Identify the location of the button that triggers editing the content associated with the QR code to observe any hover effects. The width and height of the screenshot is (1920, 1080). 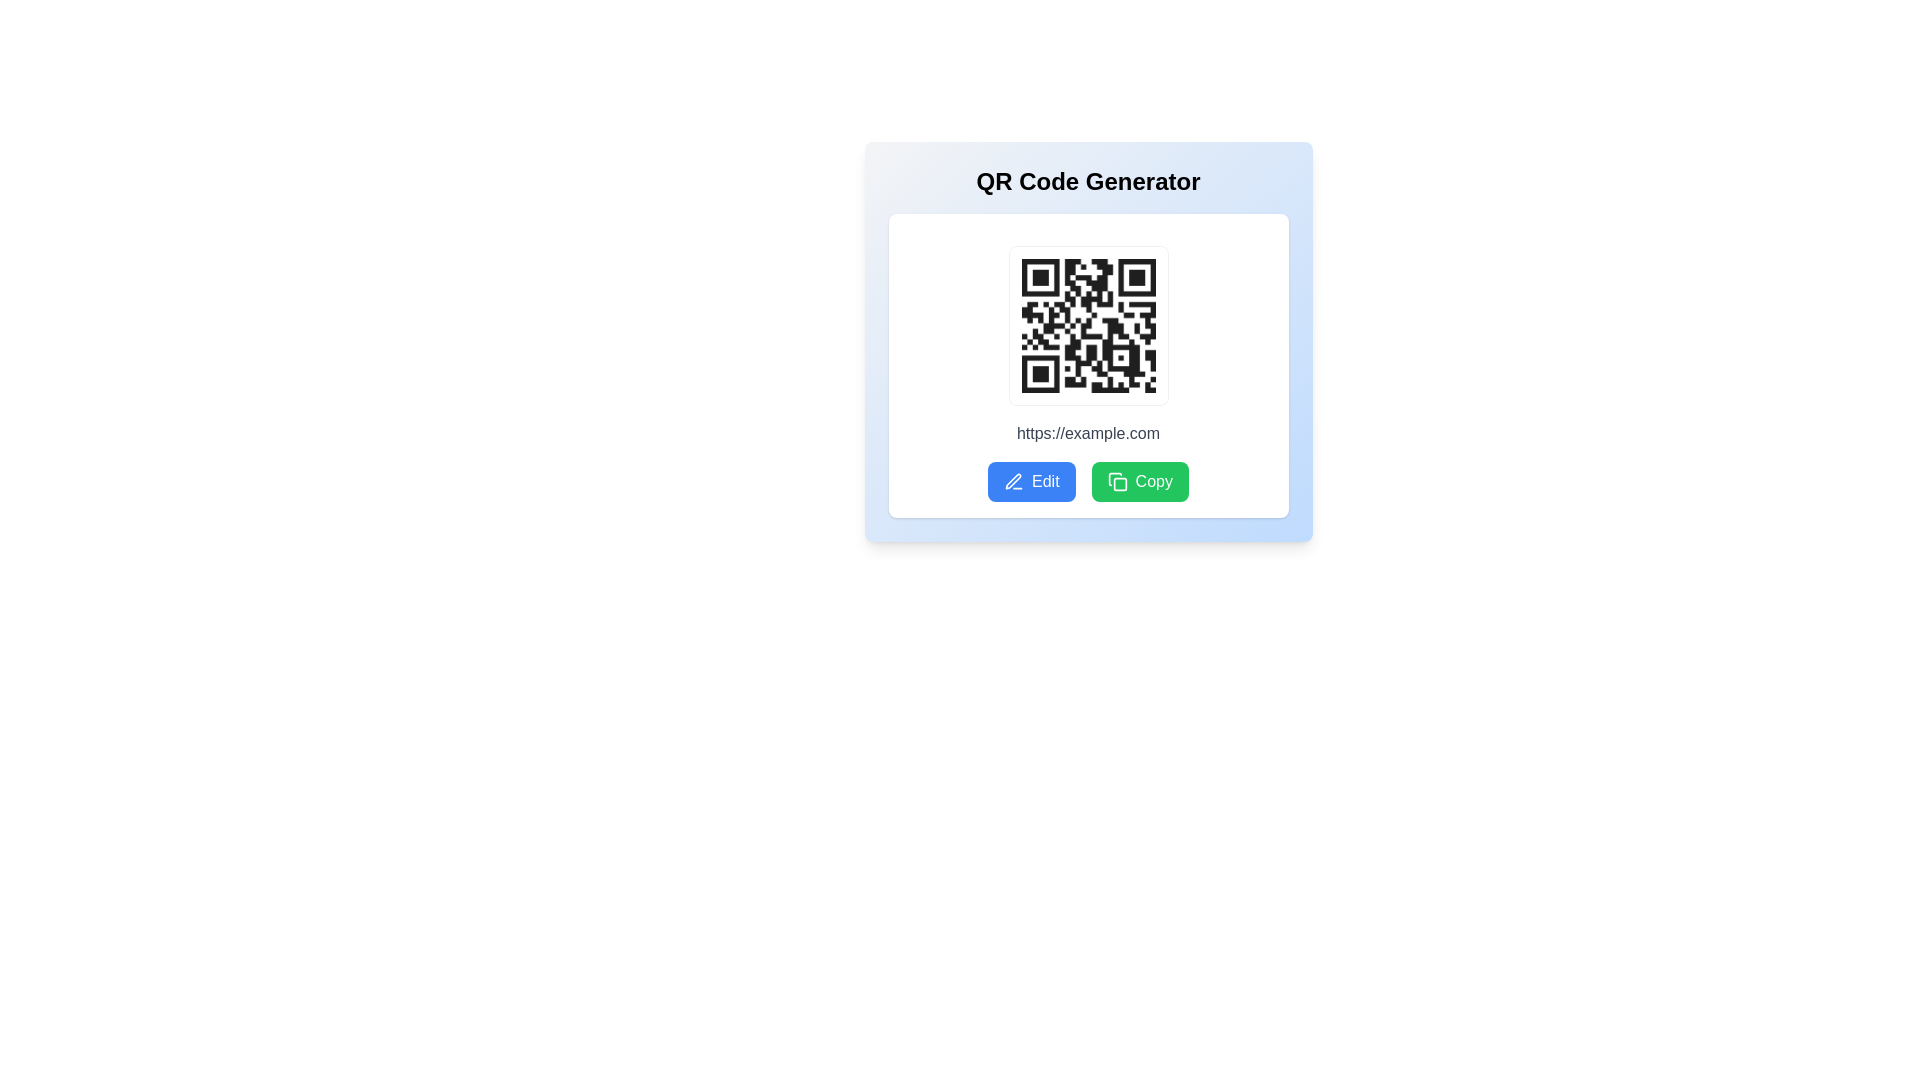
(1031, 482).